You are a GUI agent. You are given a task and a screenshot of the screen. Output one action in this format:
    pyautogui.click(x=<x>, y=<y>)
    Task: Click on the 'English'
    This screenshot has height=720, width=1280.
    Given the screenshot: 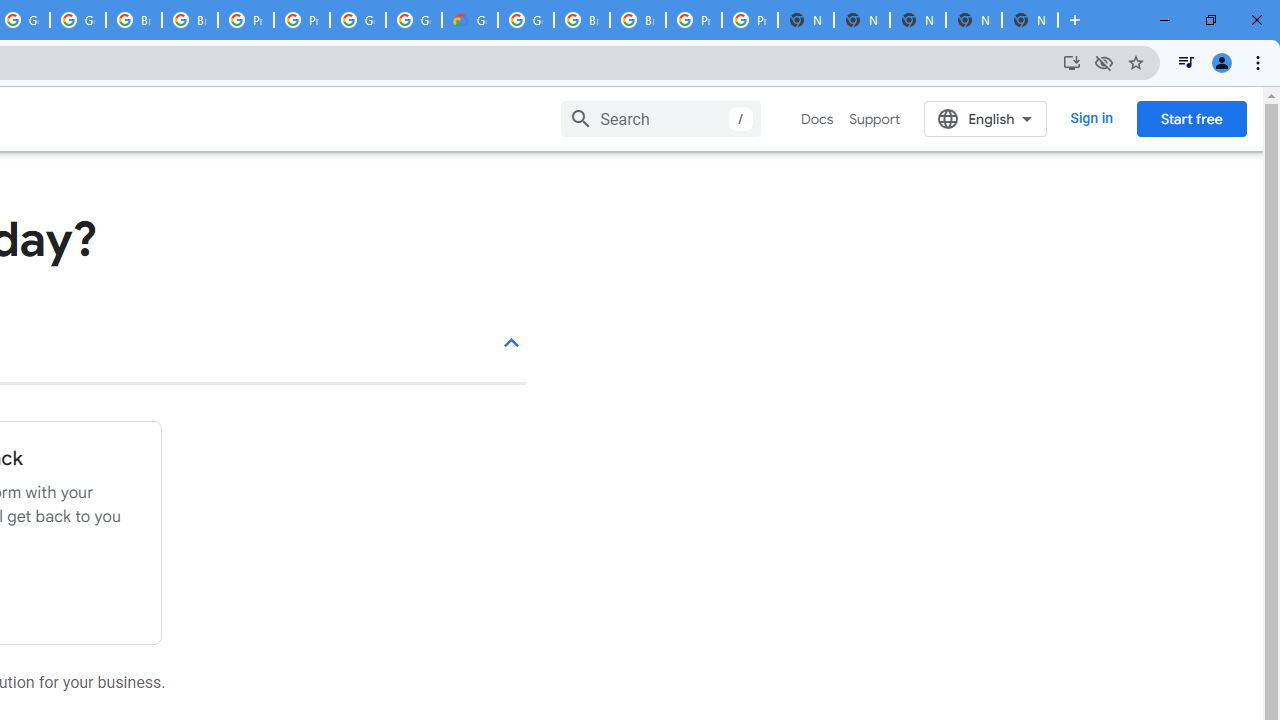 What is the action you would take?
    pyautogui.click(x=985, y=118)
    